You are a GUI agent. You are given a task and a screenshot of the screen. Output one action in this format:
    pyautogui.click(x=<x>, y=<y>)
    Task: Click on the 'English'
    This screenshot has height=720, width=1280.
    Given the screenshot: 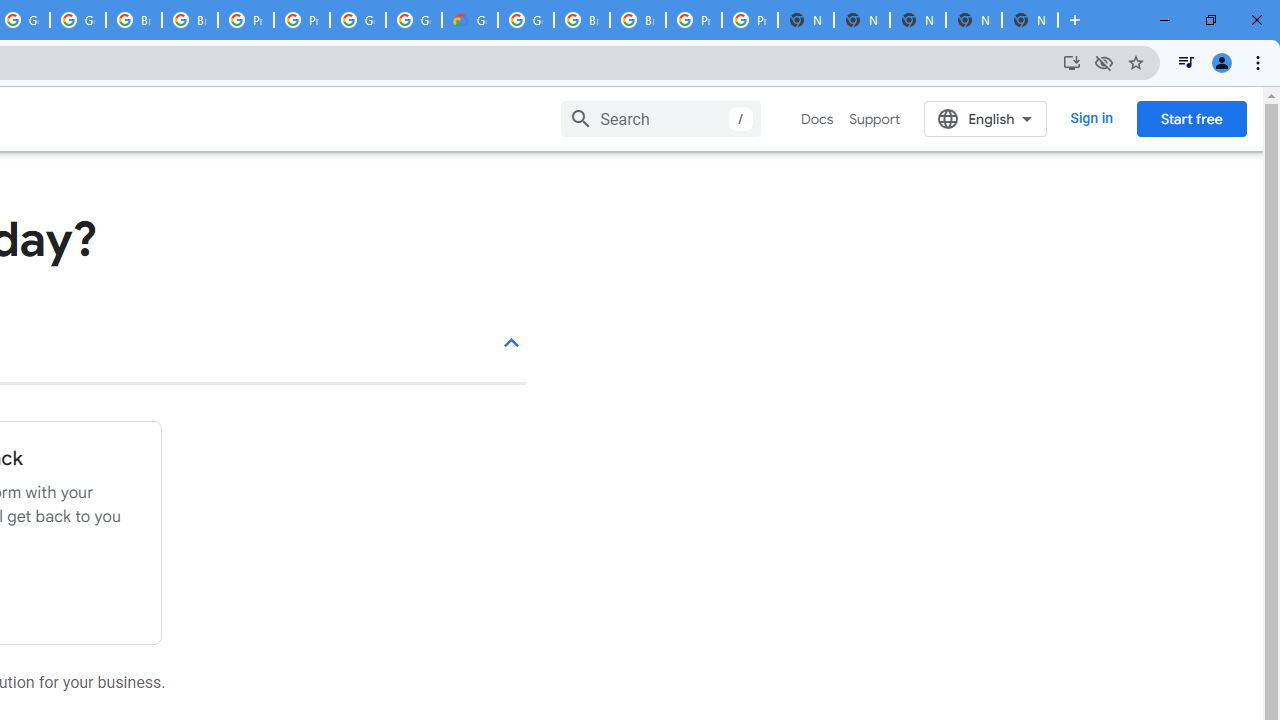 What is the action you would take?
    pyautogui.click(x=985, y=118)
    